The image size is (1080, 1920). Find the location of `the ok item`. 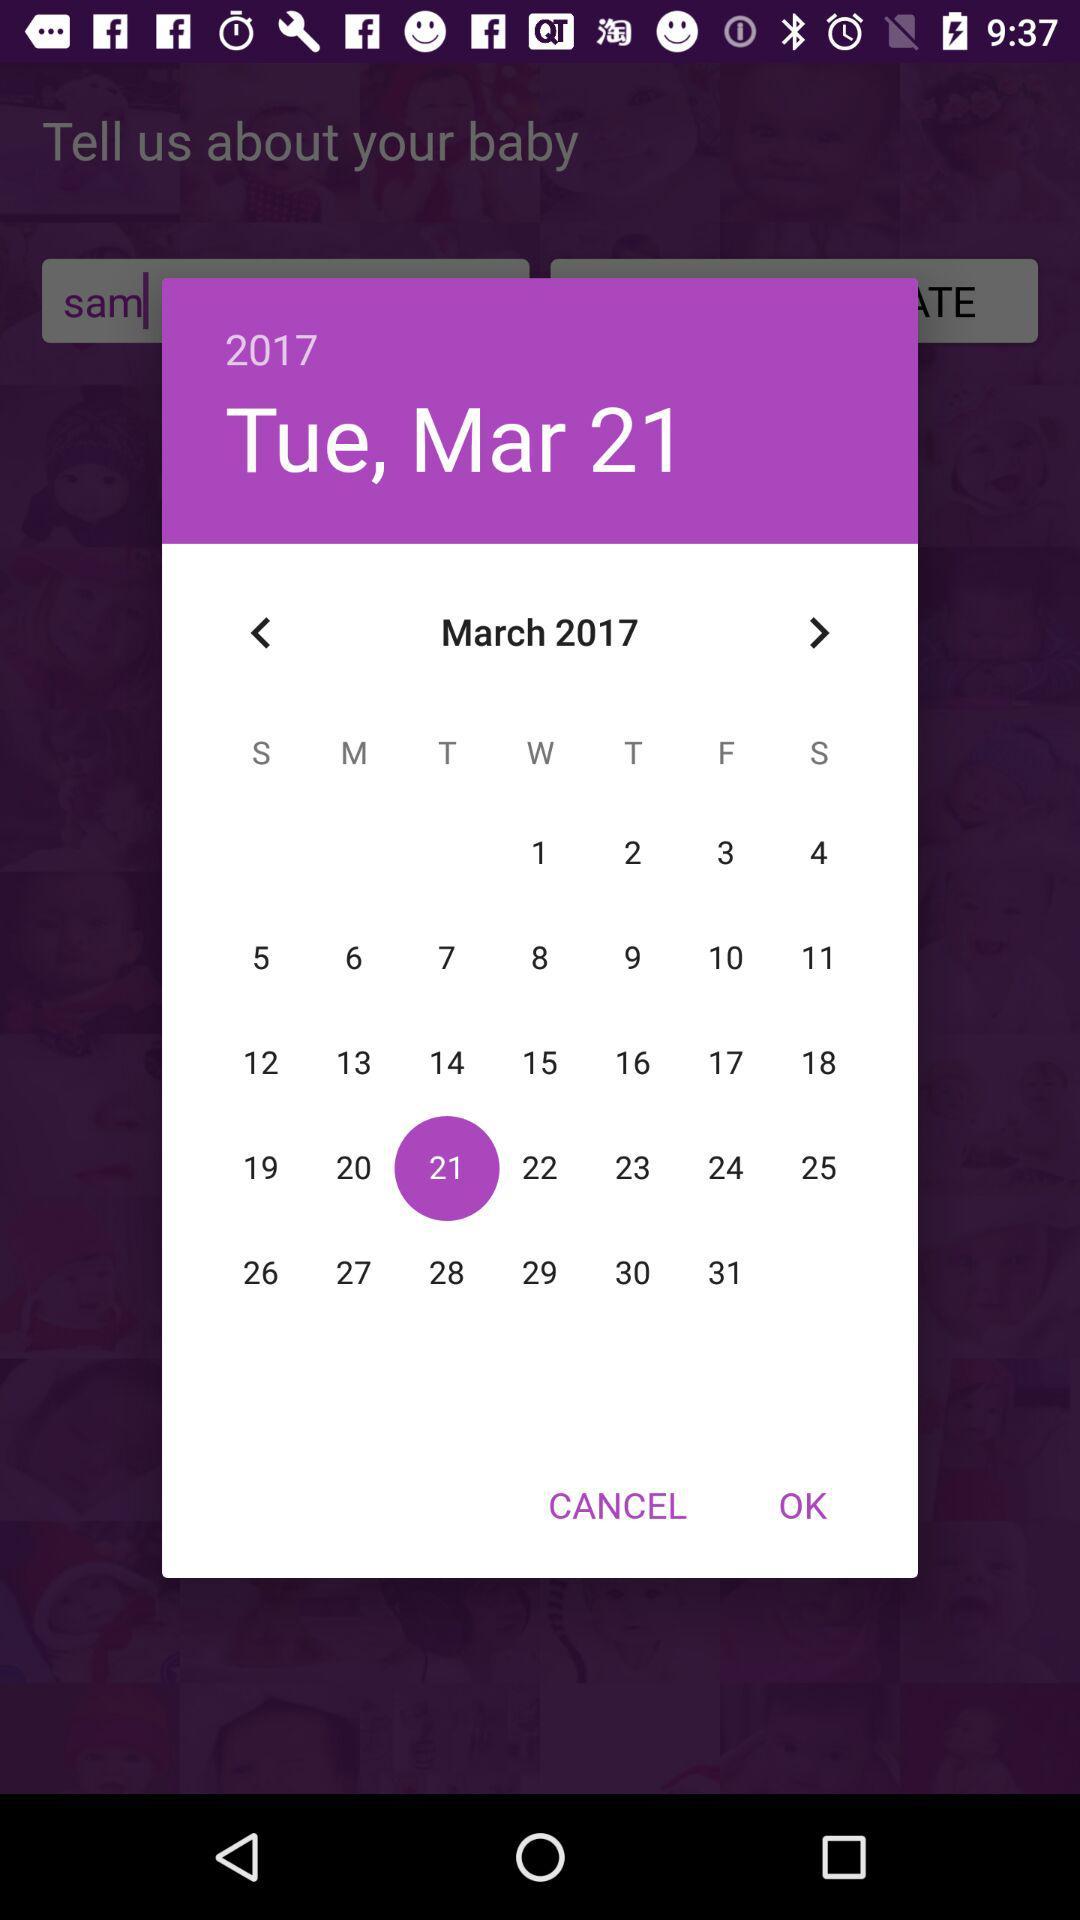

the ok item is located at coordinates (801, 1504).